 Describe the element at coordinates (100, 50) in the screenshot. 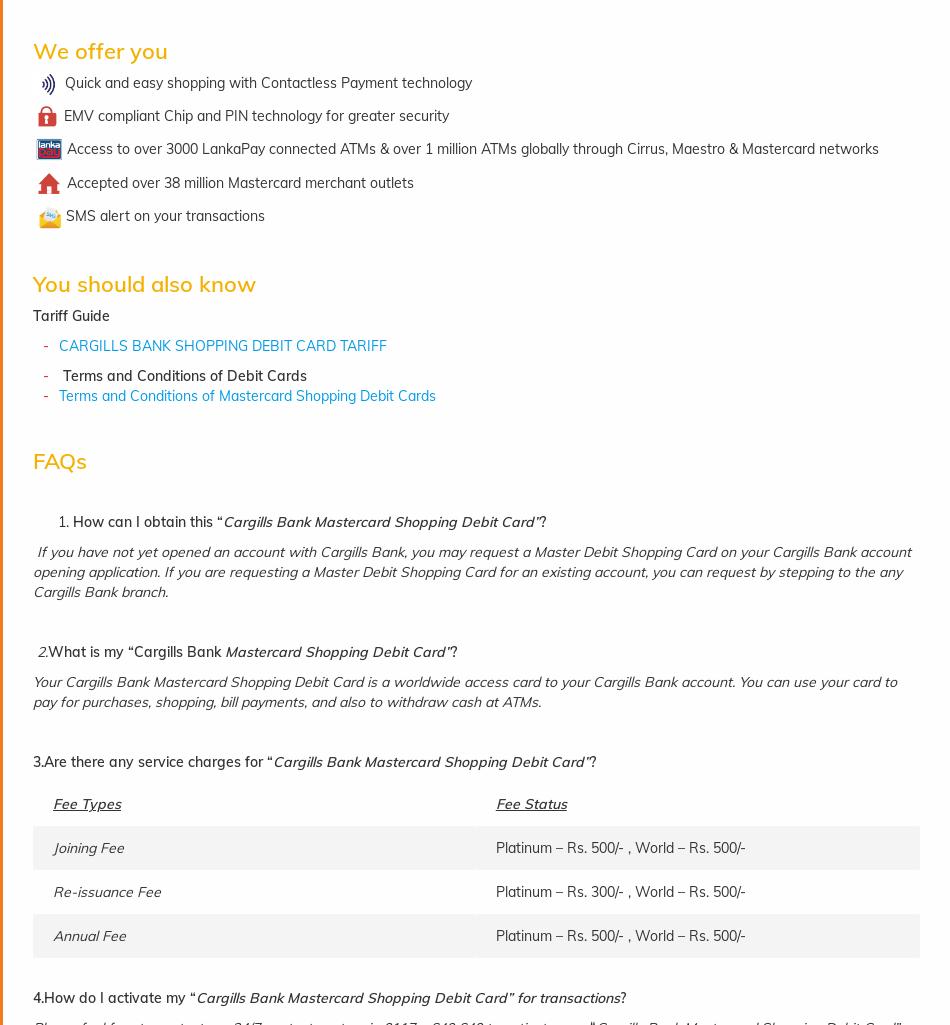

I see `'We offer you'` at that location.